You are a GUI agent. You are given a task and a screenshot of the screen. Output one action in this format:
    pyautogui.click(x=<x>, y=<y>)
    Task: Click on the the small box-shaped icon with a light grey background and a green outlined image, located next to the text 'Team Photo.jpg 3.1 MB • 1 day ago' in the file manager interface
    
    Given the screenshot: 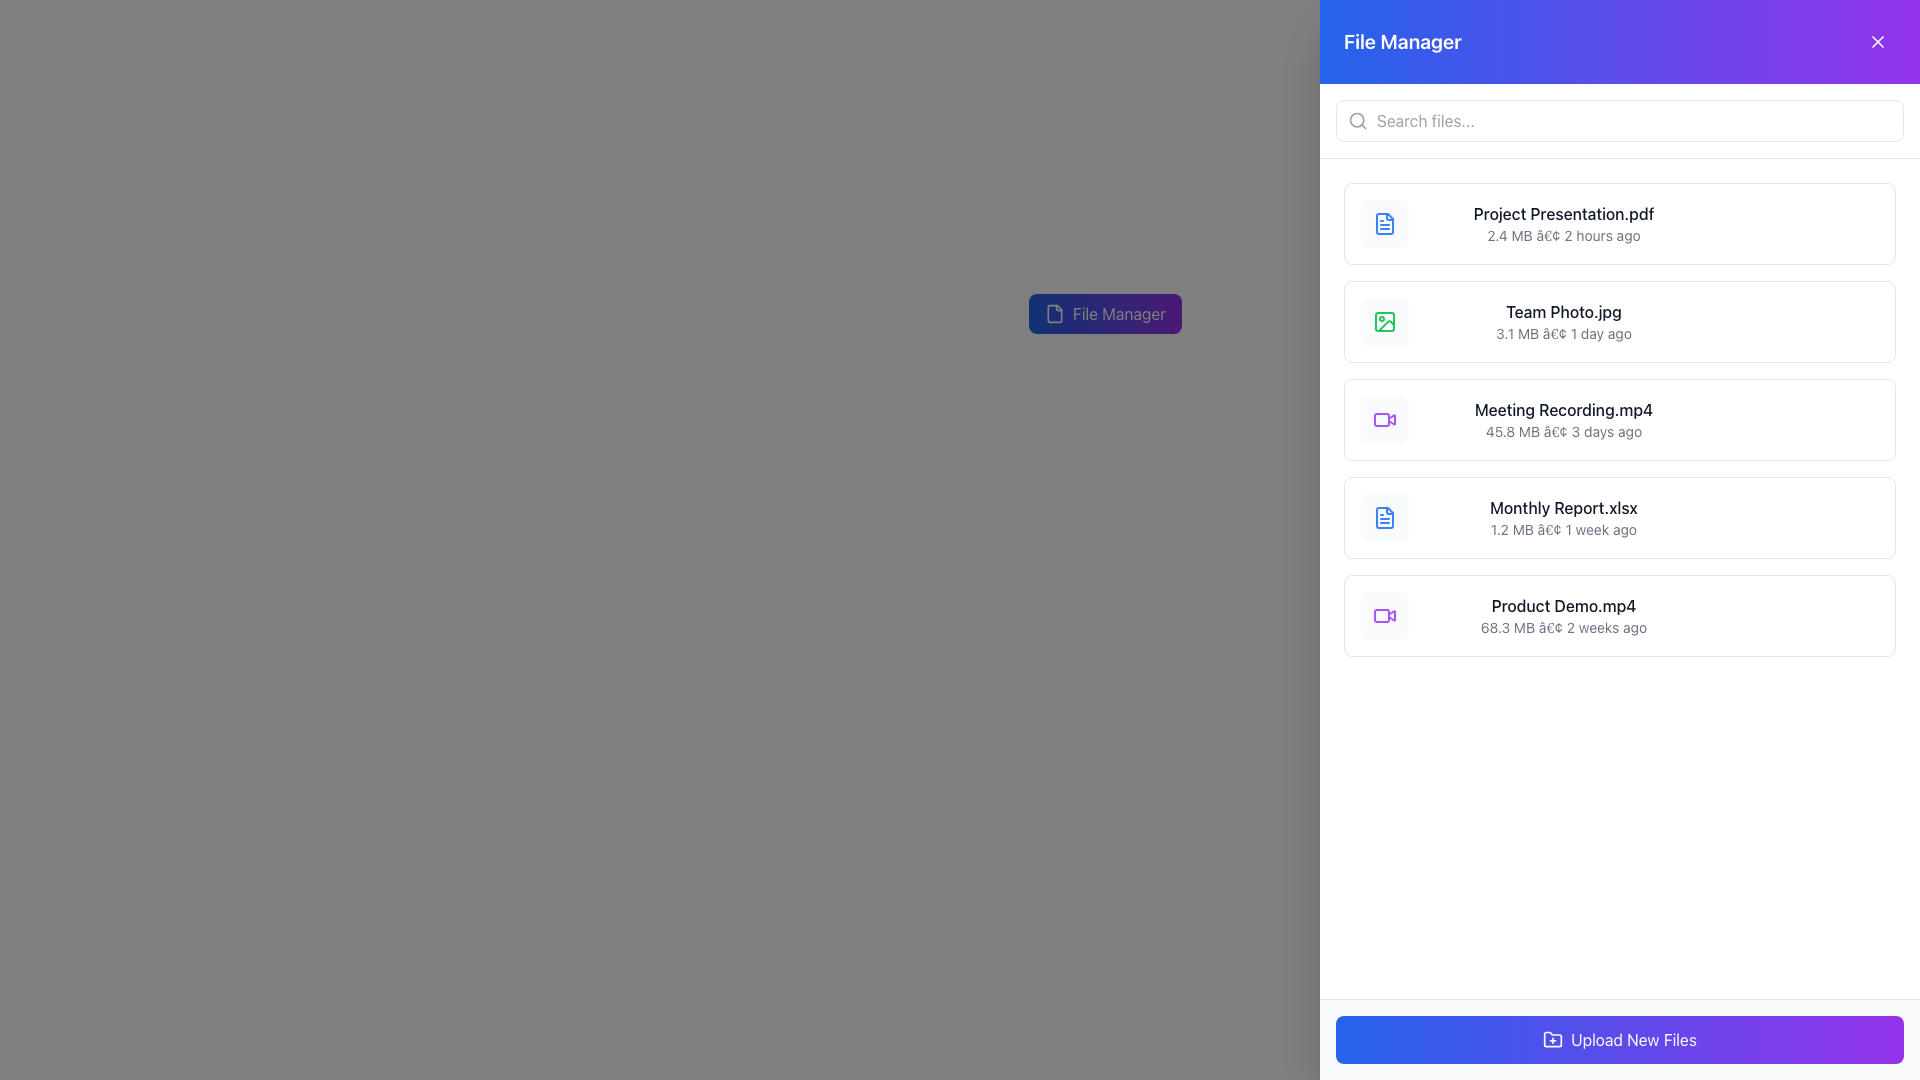 What is the action you would take?
    pyautogui.click(x=1384, y=320)
    